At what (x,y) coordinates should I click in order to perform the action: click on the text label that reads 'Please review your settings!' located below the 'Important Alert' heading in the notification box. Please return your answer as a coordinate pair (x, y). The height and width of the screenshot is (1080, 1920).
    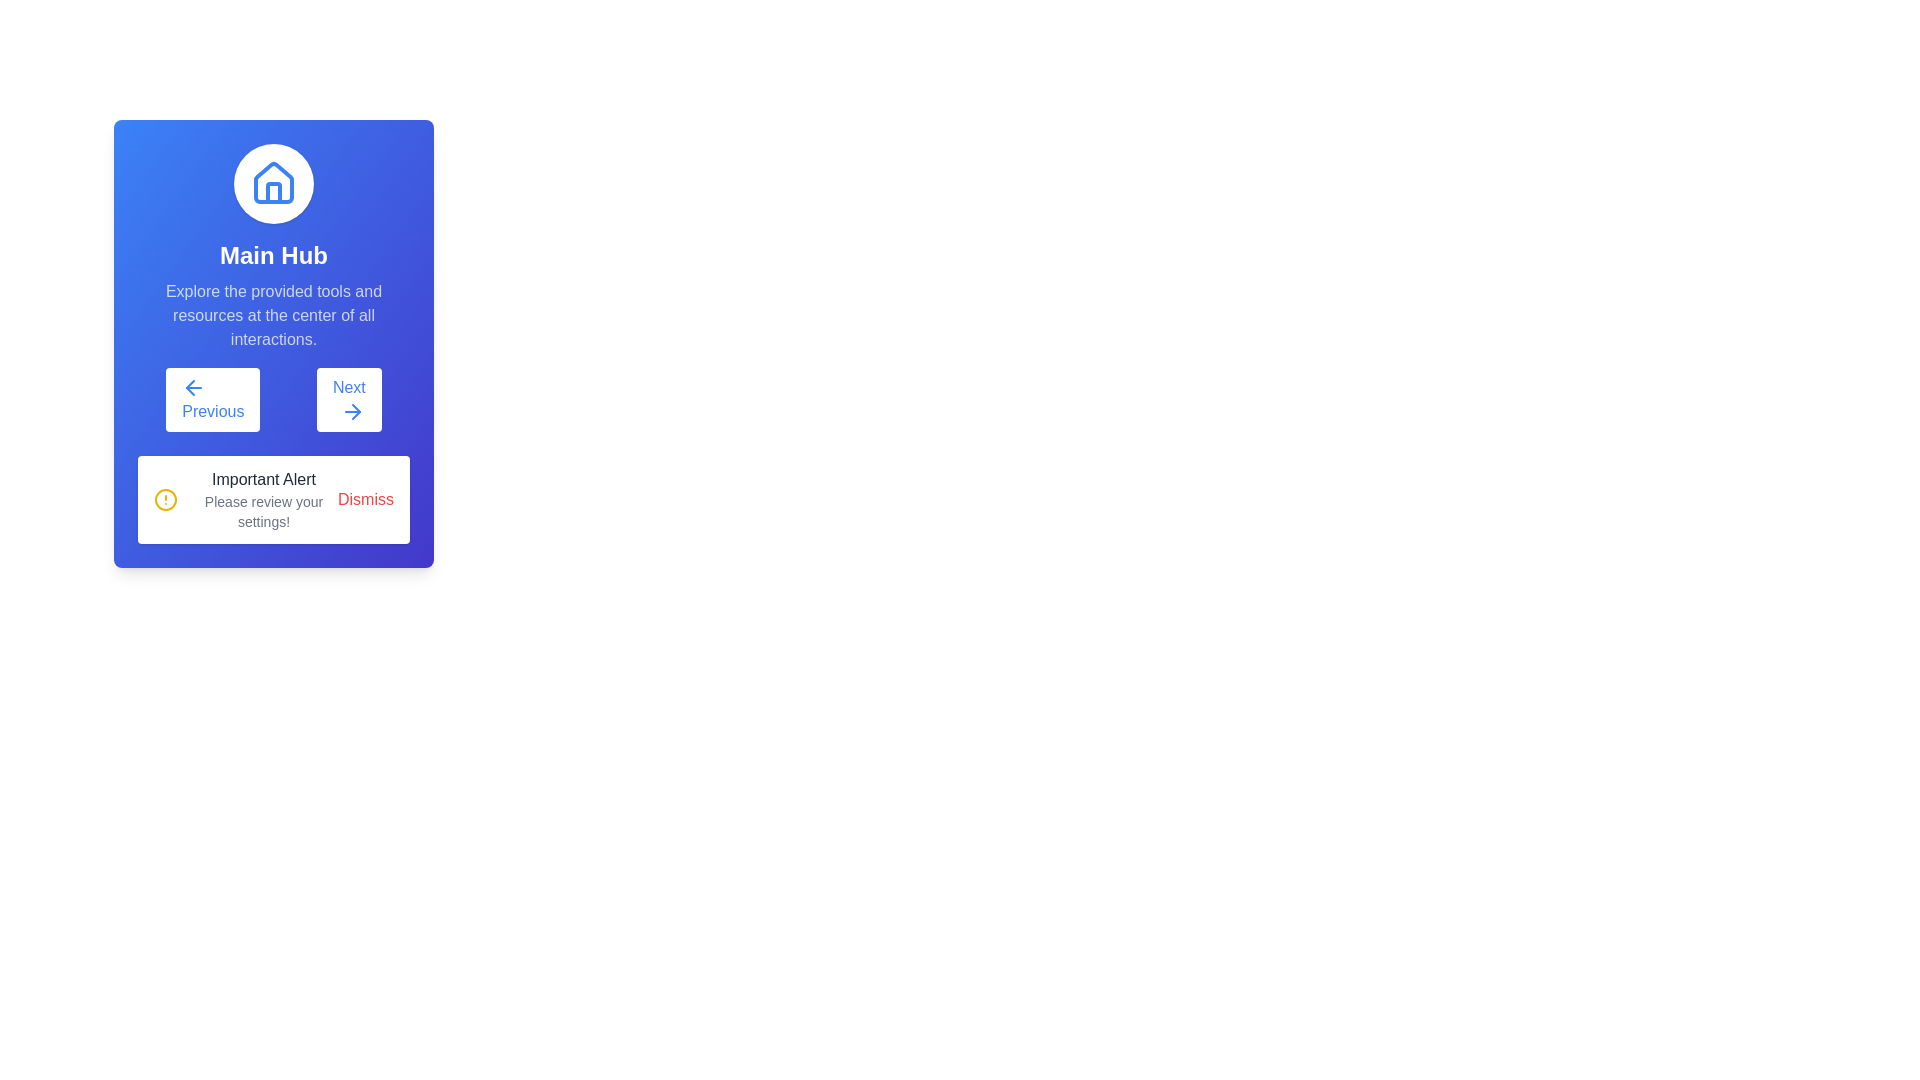
    Looking at the image, I should click on (263, 511).